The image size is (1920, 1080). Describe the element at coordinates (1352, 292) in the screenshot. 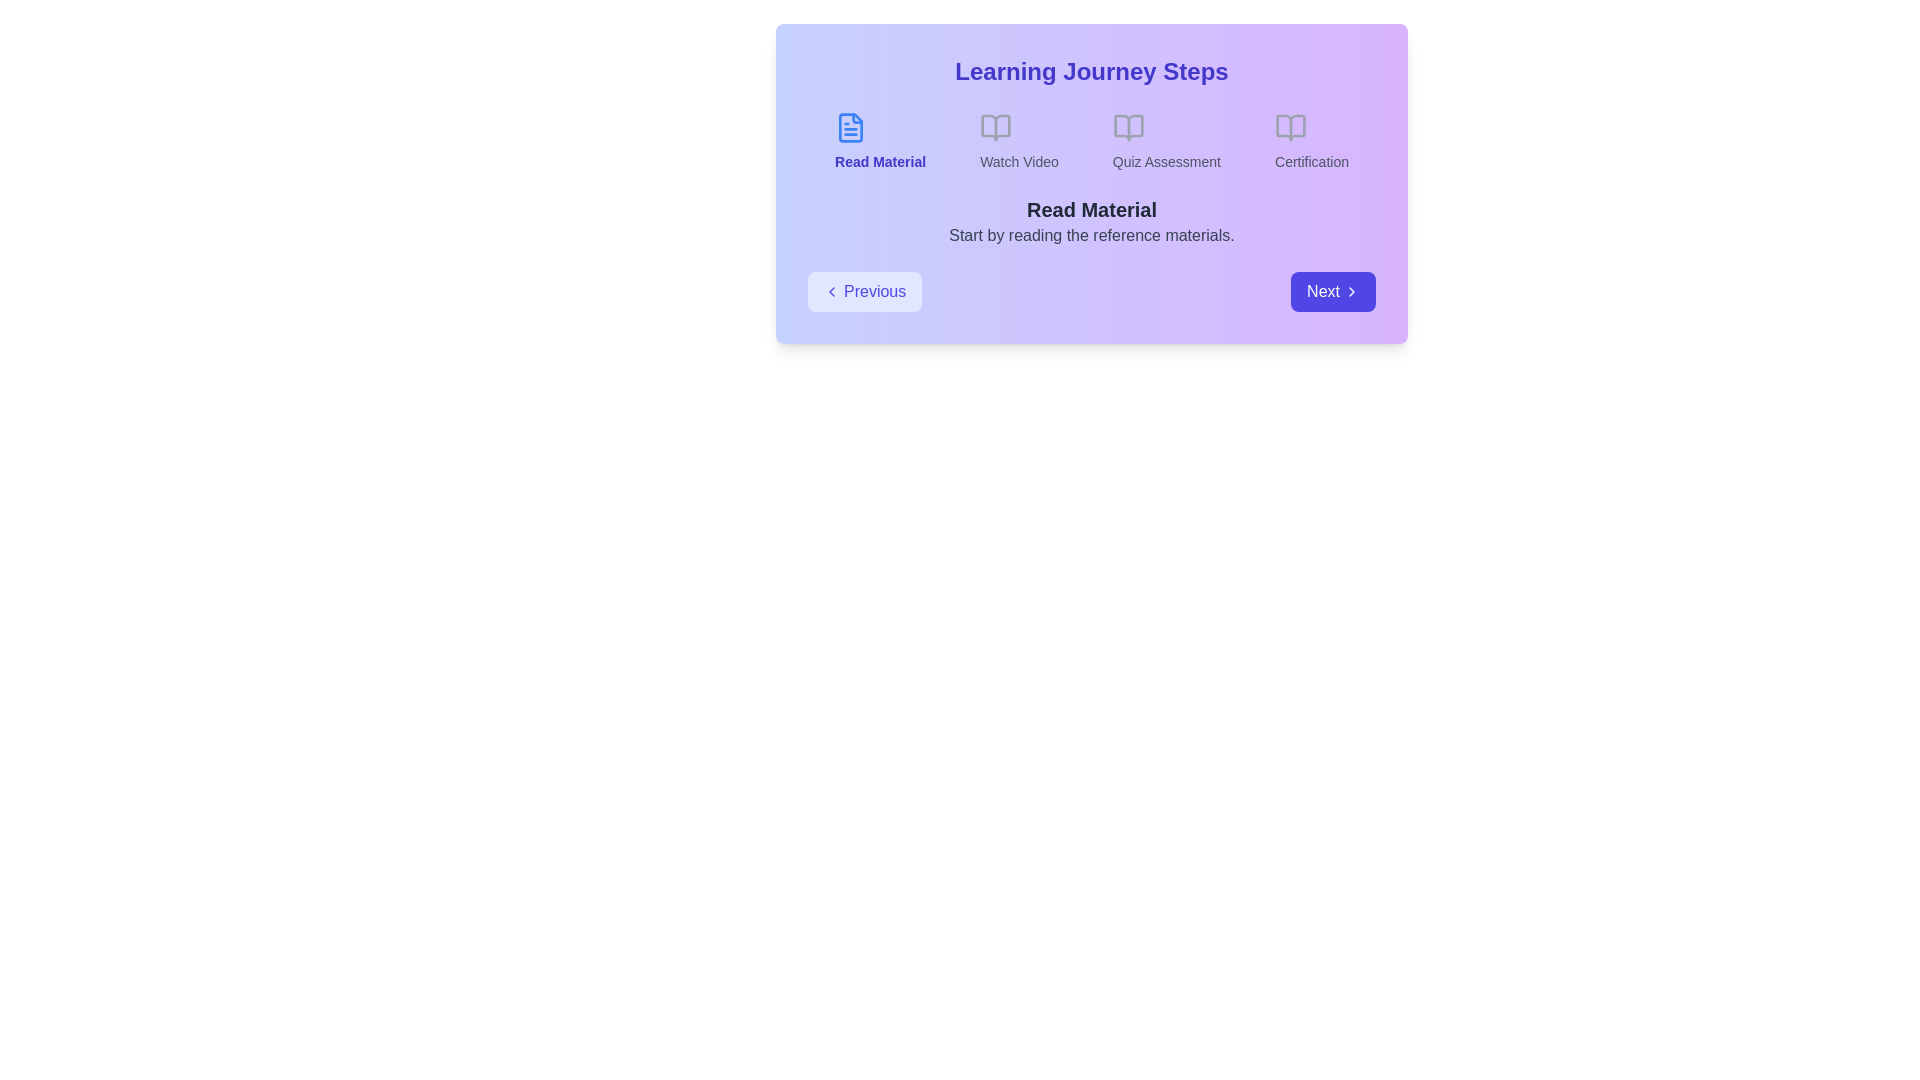

I see `the 'Next' button located at the bottom-right of the 'Learning Journey Steps' card by clicking on the icon that indicates forward navigation to proceed to the next step` at that location.